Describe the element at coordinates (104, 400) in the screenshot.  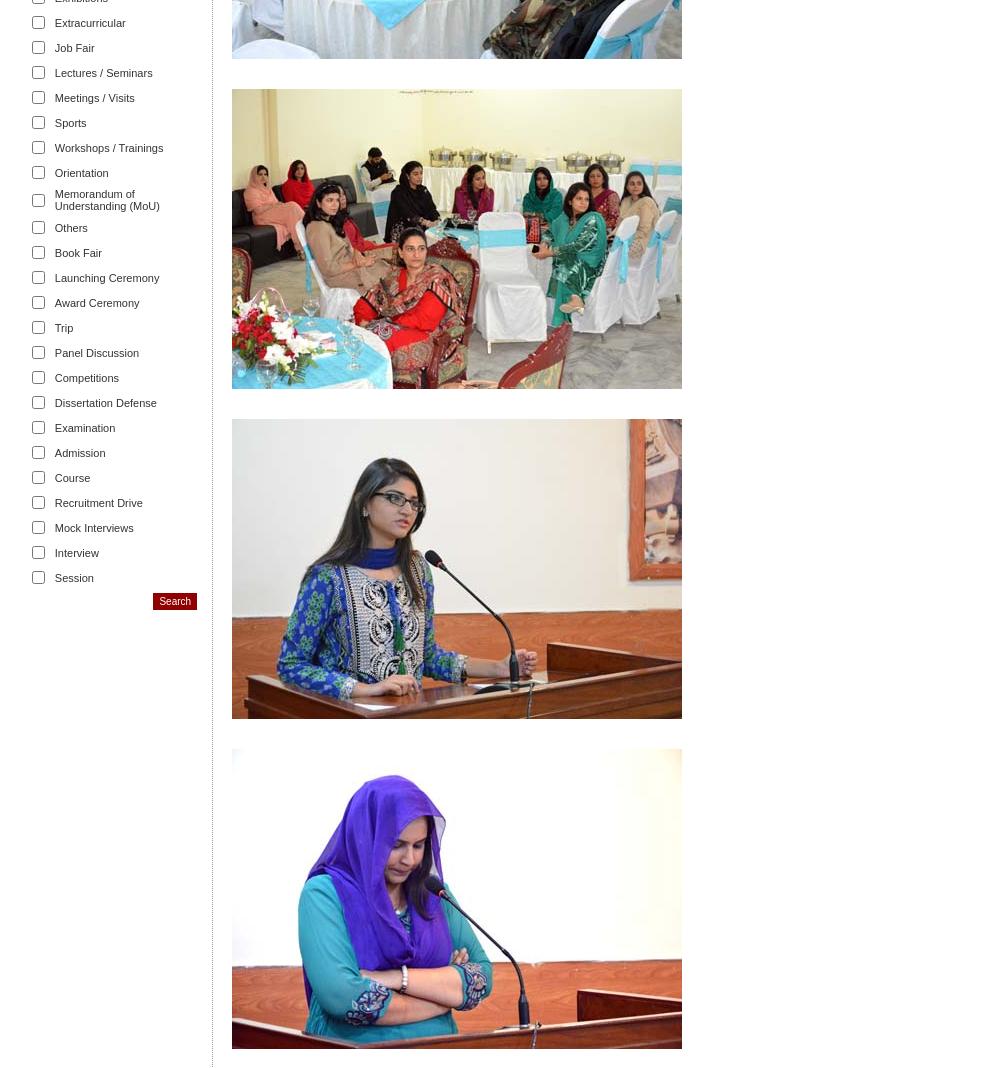
I see `'Dissertation Defense'` at that location.